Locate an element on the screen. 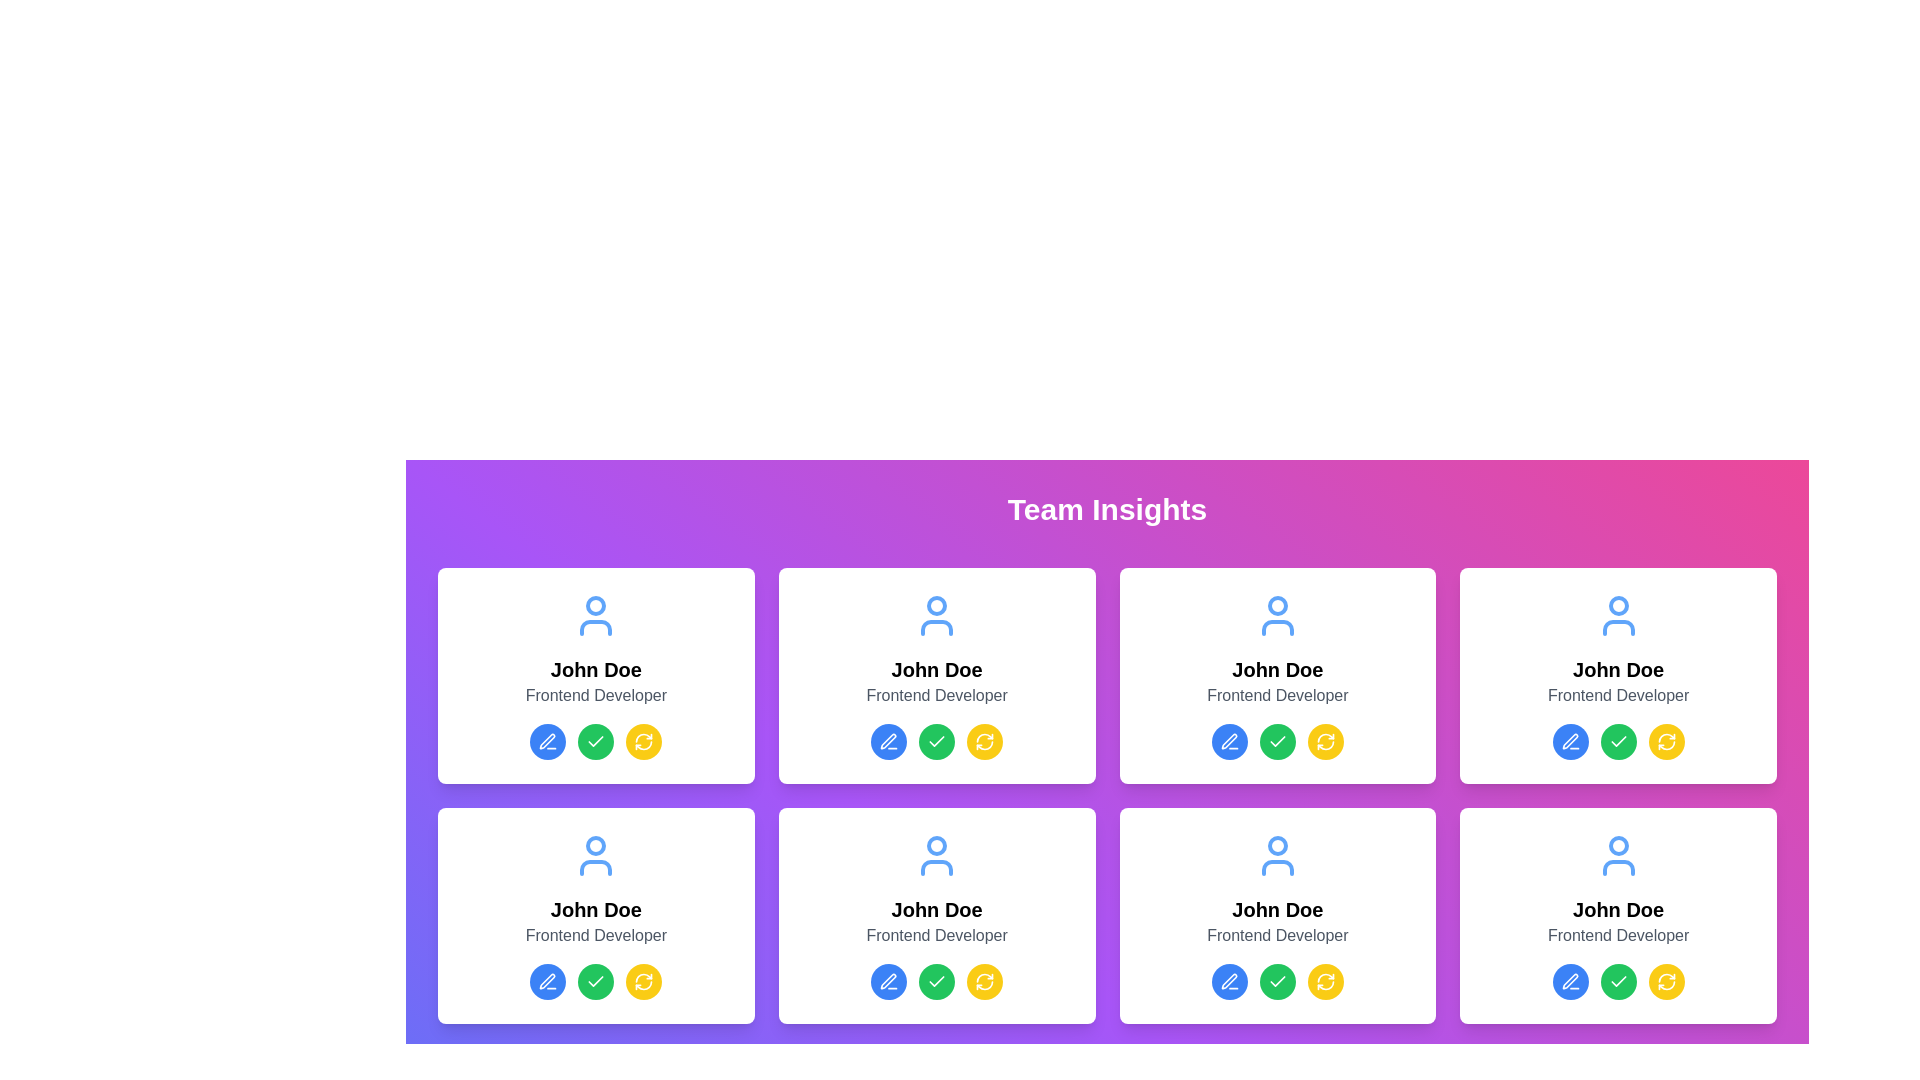 The height and width of the screenshot is (1080, 1920). the third button in the horizontal group of action buttons at the bottom-right of the card is located at coordinates (1325, 981).